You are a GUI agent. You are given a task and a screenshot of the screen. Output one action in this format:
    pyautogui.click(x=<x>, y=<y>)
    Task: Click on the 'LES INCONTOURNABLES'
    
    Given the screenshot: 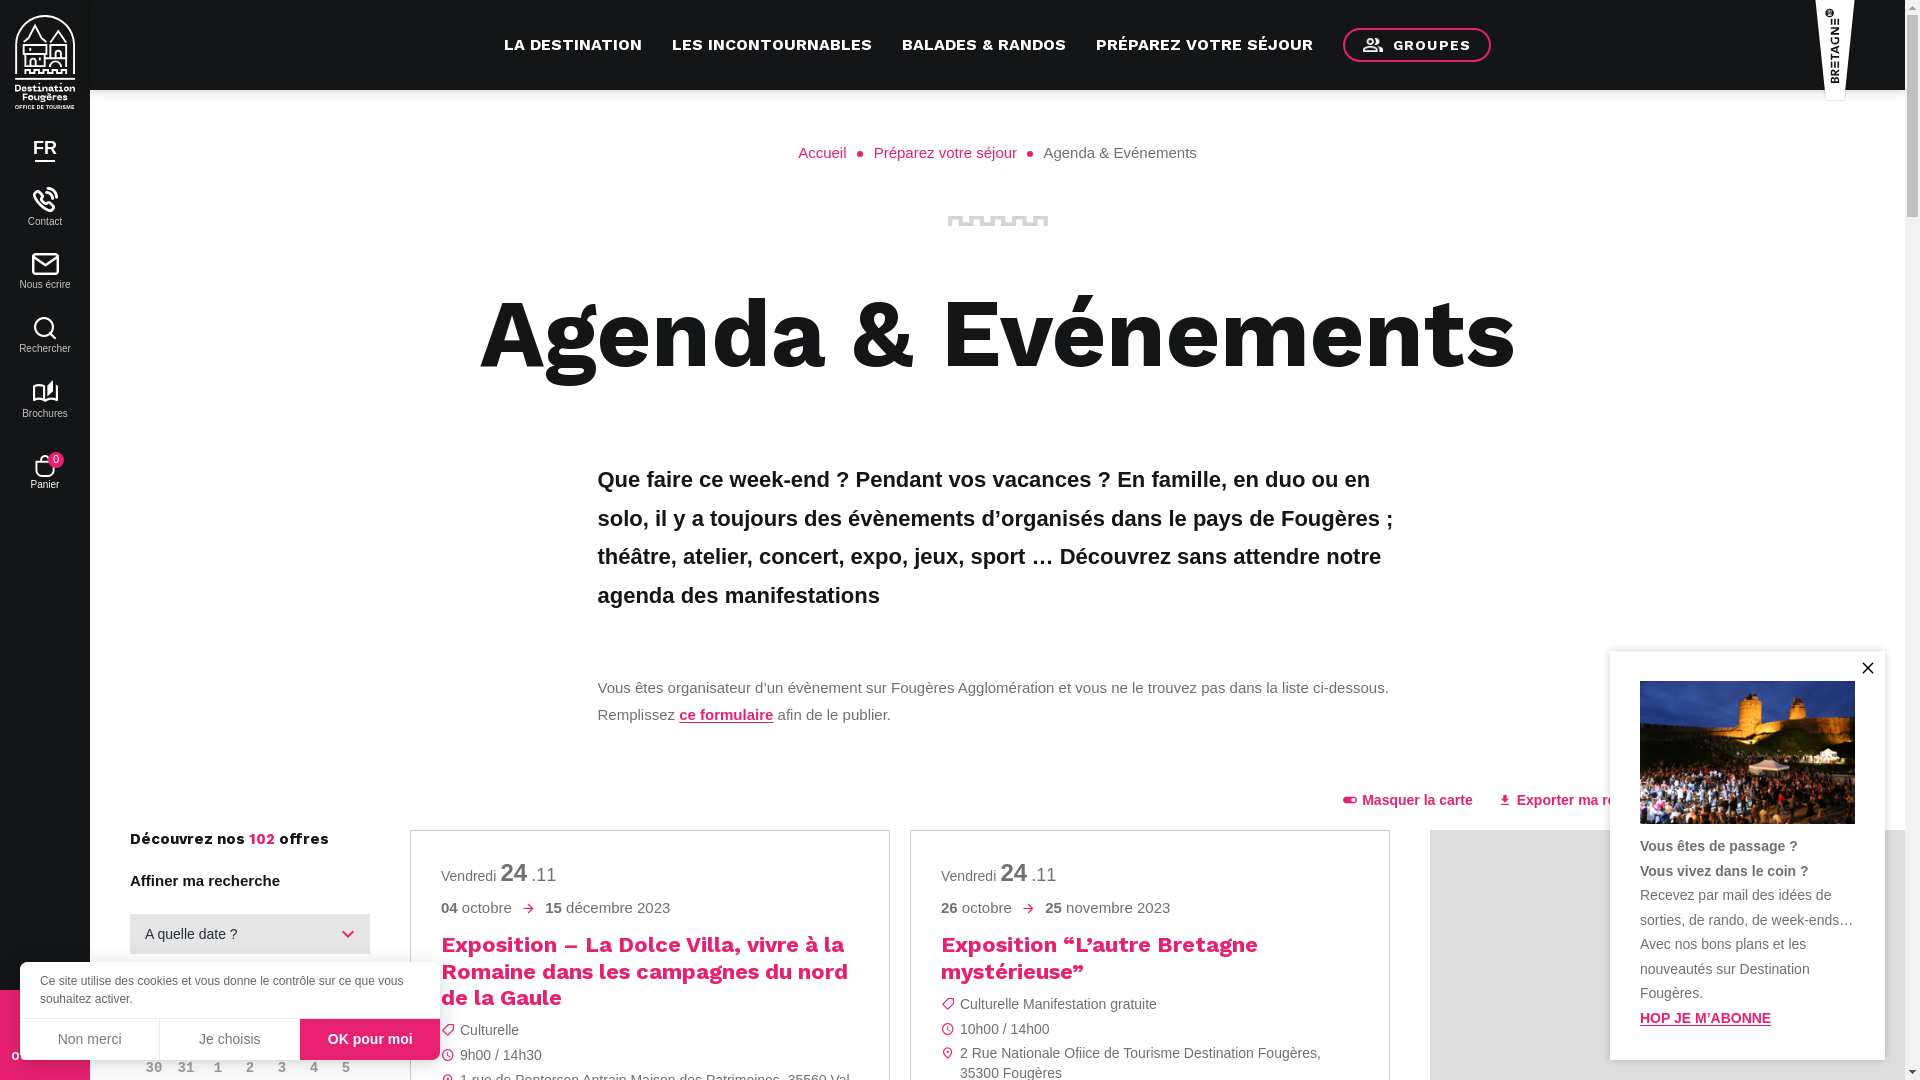 What is the action you would take?
    pyautogui.click(x=771, y=45)
    